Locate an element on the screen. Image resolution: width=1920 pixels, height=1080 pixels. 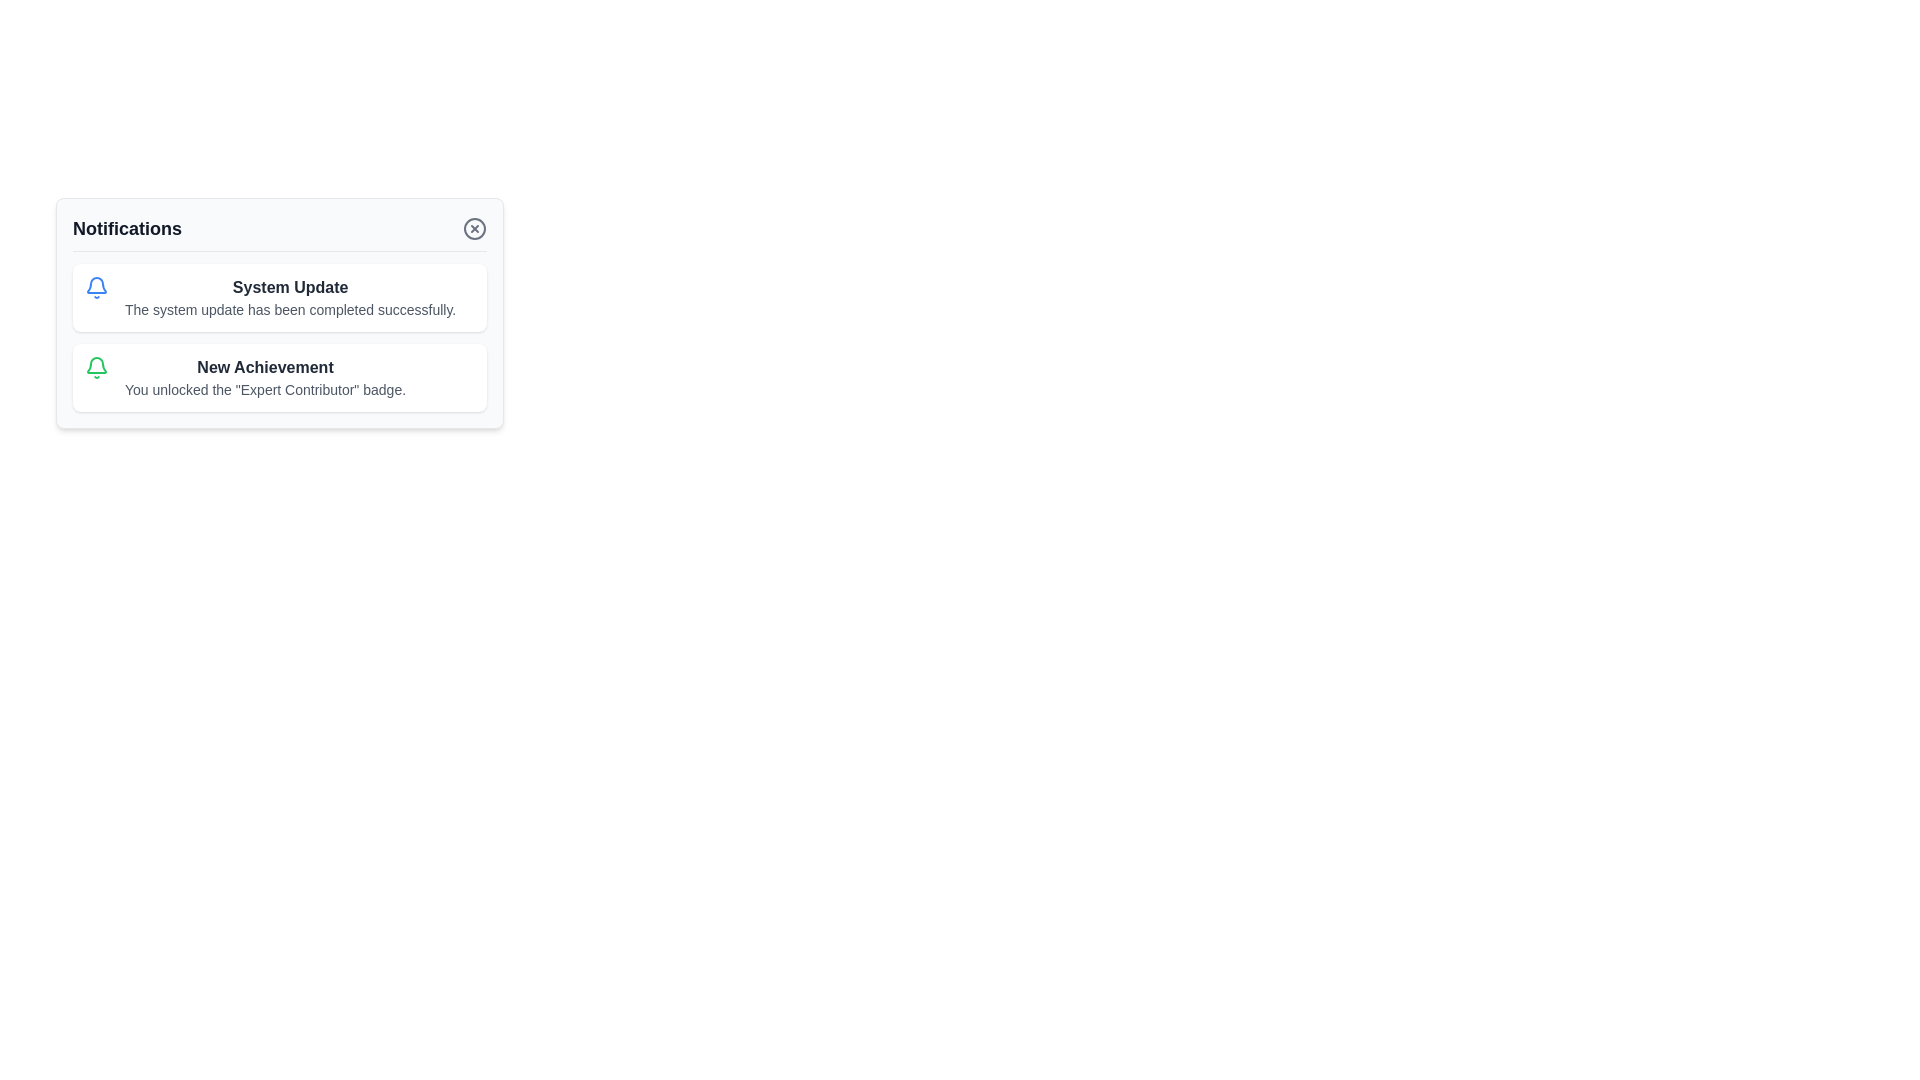
text label stating 'The system update has been completed successfully.' which is located in the notification card beneath the 'System Update' heading is located at coordinates (289, 309).